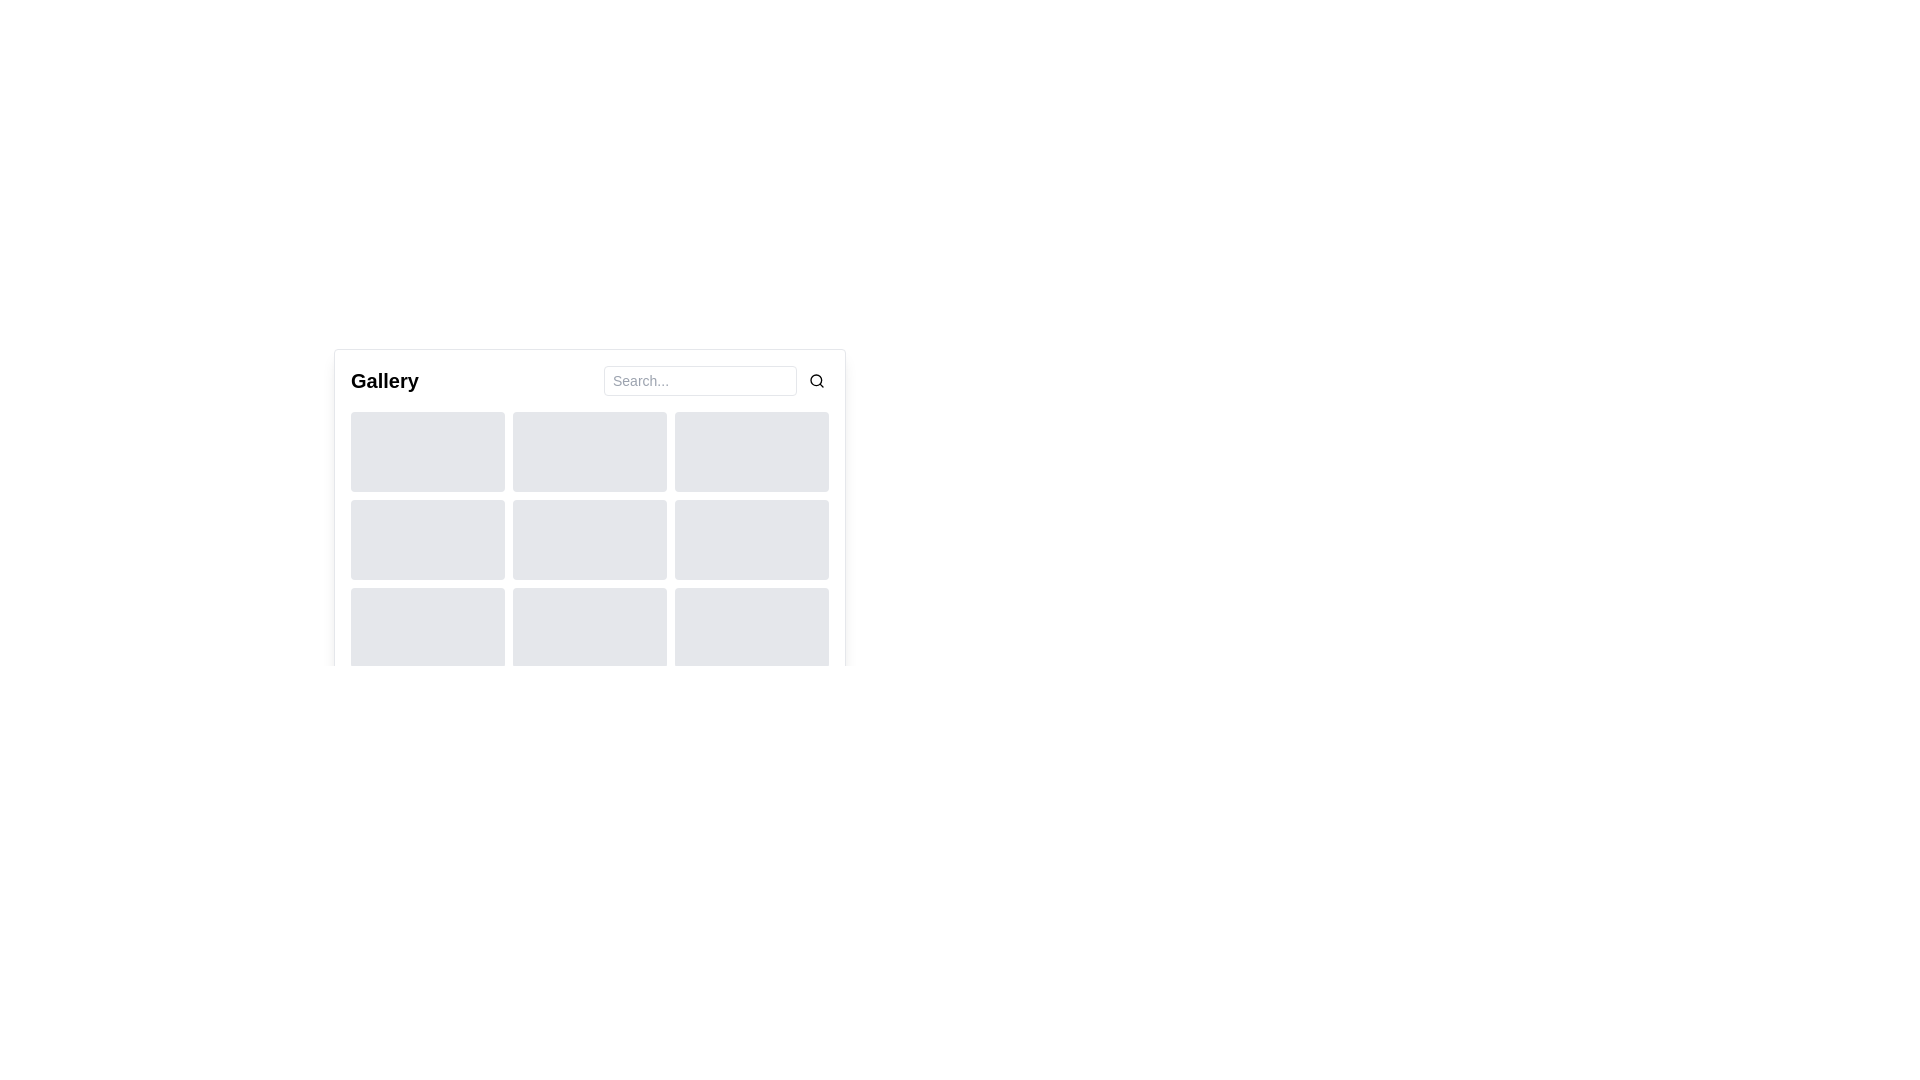  I want to click on the Placeholder box, which is a light gray rectangular area with rounded corners located at the bottom-right of a 3x3 grid, so click(751, 627).